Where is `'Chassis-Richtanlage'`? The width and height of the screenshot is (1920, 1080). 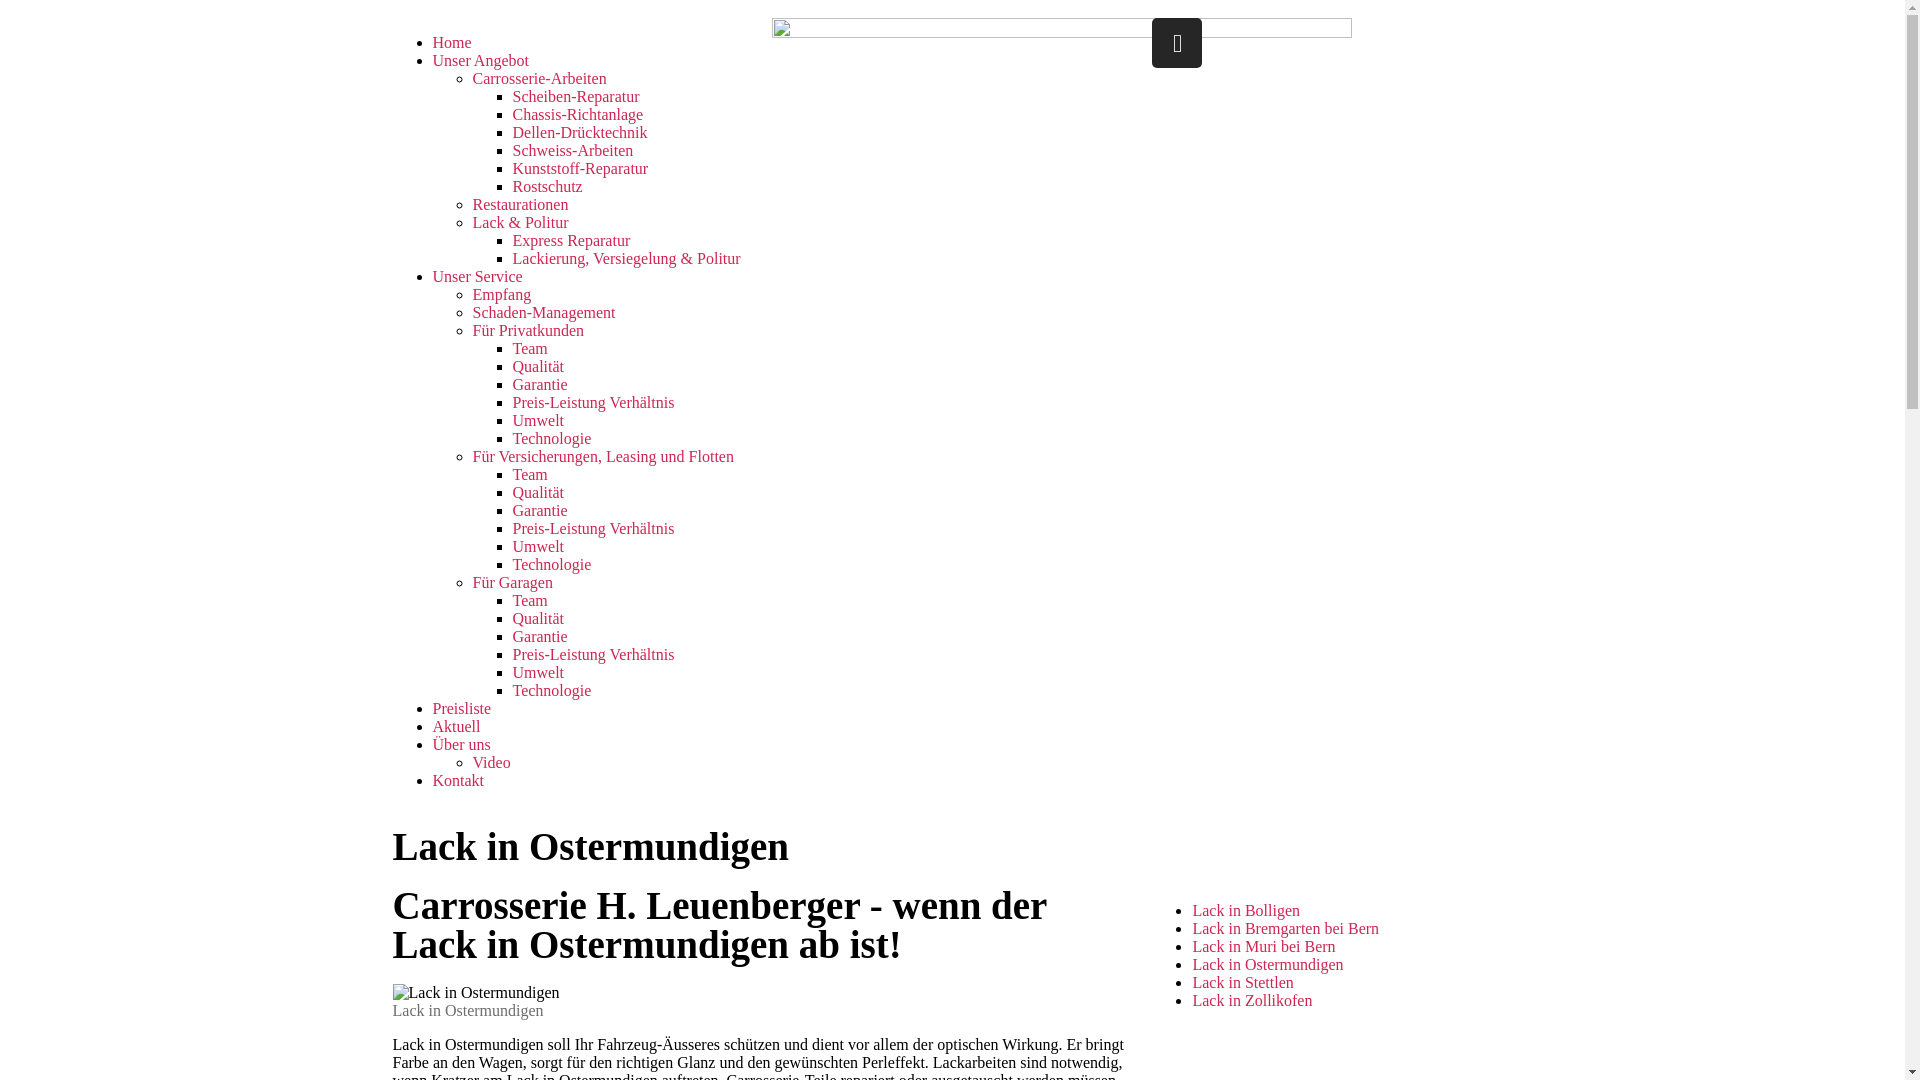 'Chassis-Richtanlage' is located at coordinates (576, 114).